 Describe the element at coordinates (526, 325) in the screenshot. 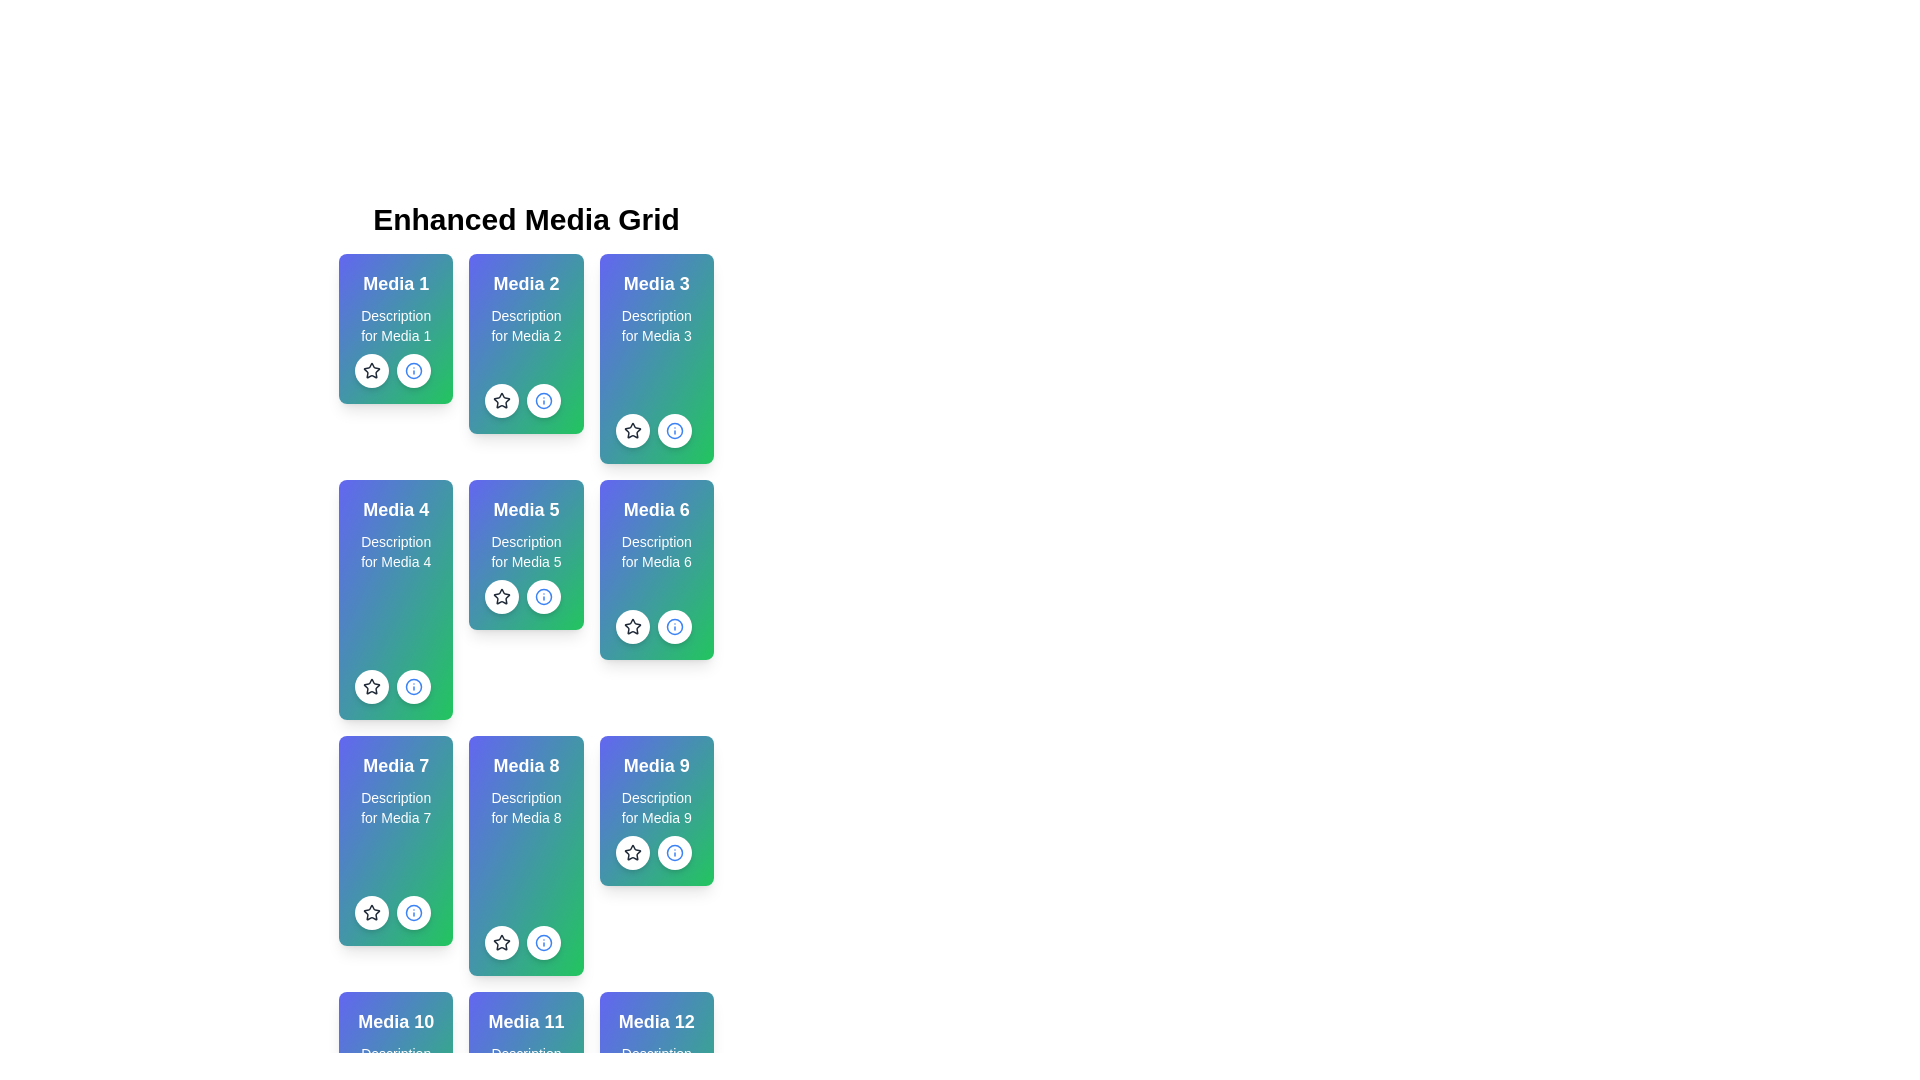

I see `the static text display that reads 'Description for Media 2', which is styled in a smaller font size and white color, positioned below the title 'Media 2'` at that location.